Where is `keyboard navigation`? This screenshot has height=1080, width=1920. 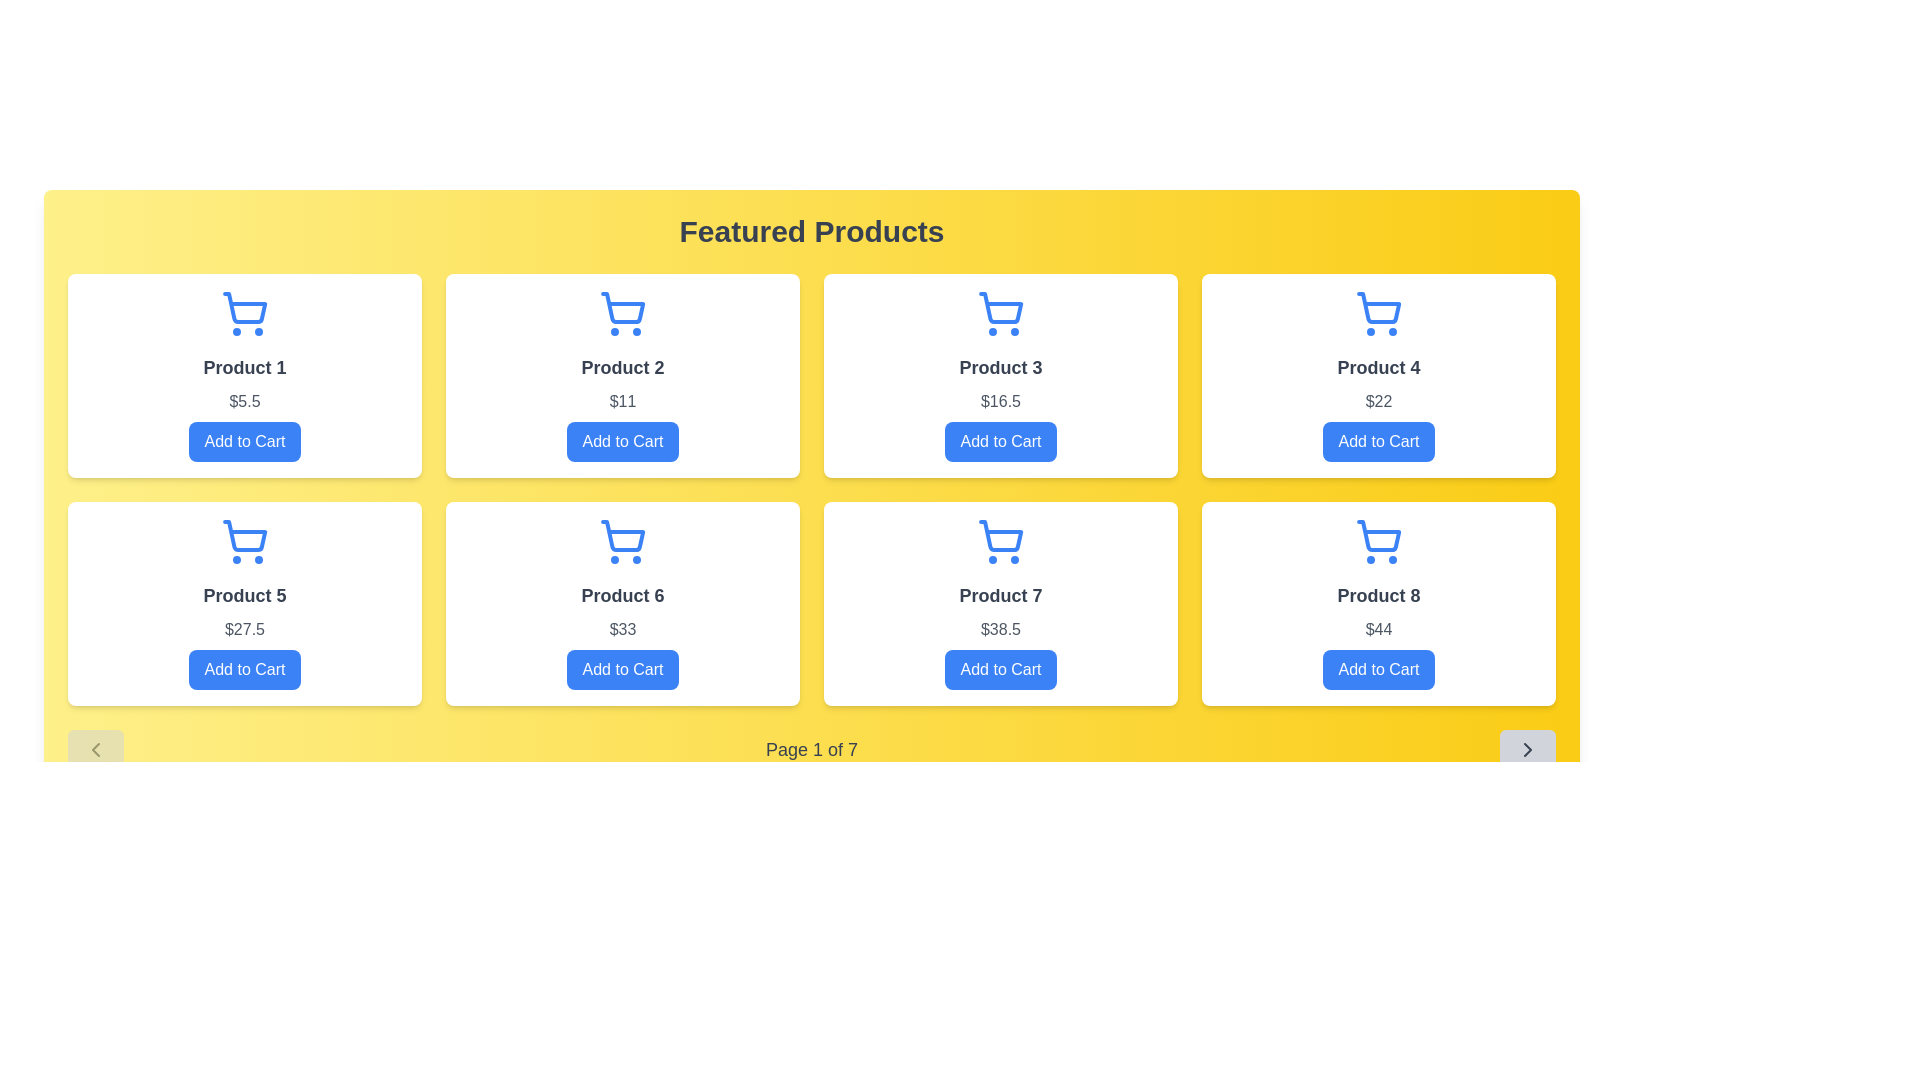 keyboard navigation is located at coordinates (1001, 441).